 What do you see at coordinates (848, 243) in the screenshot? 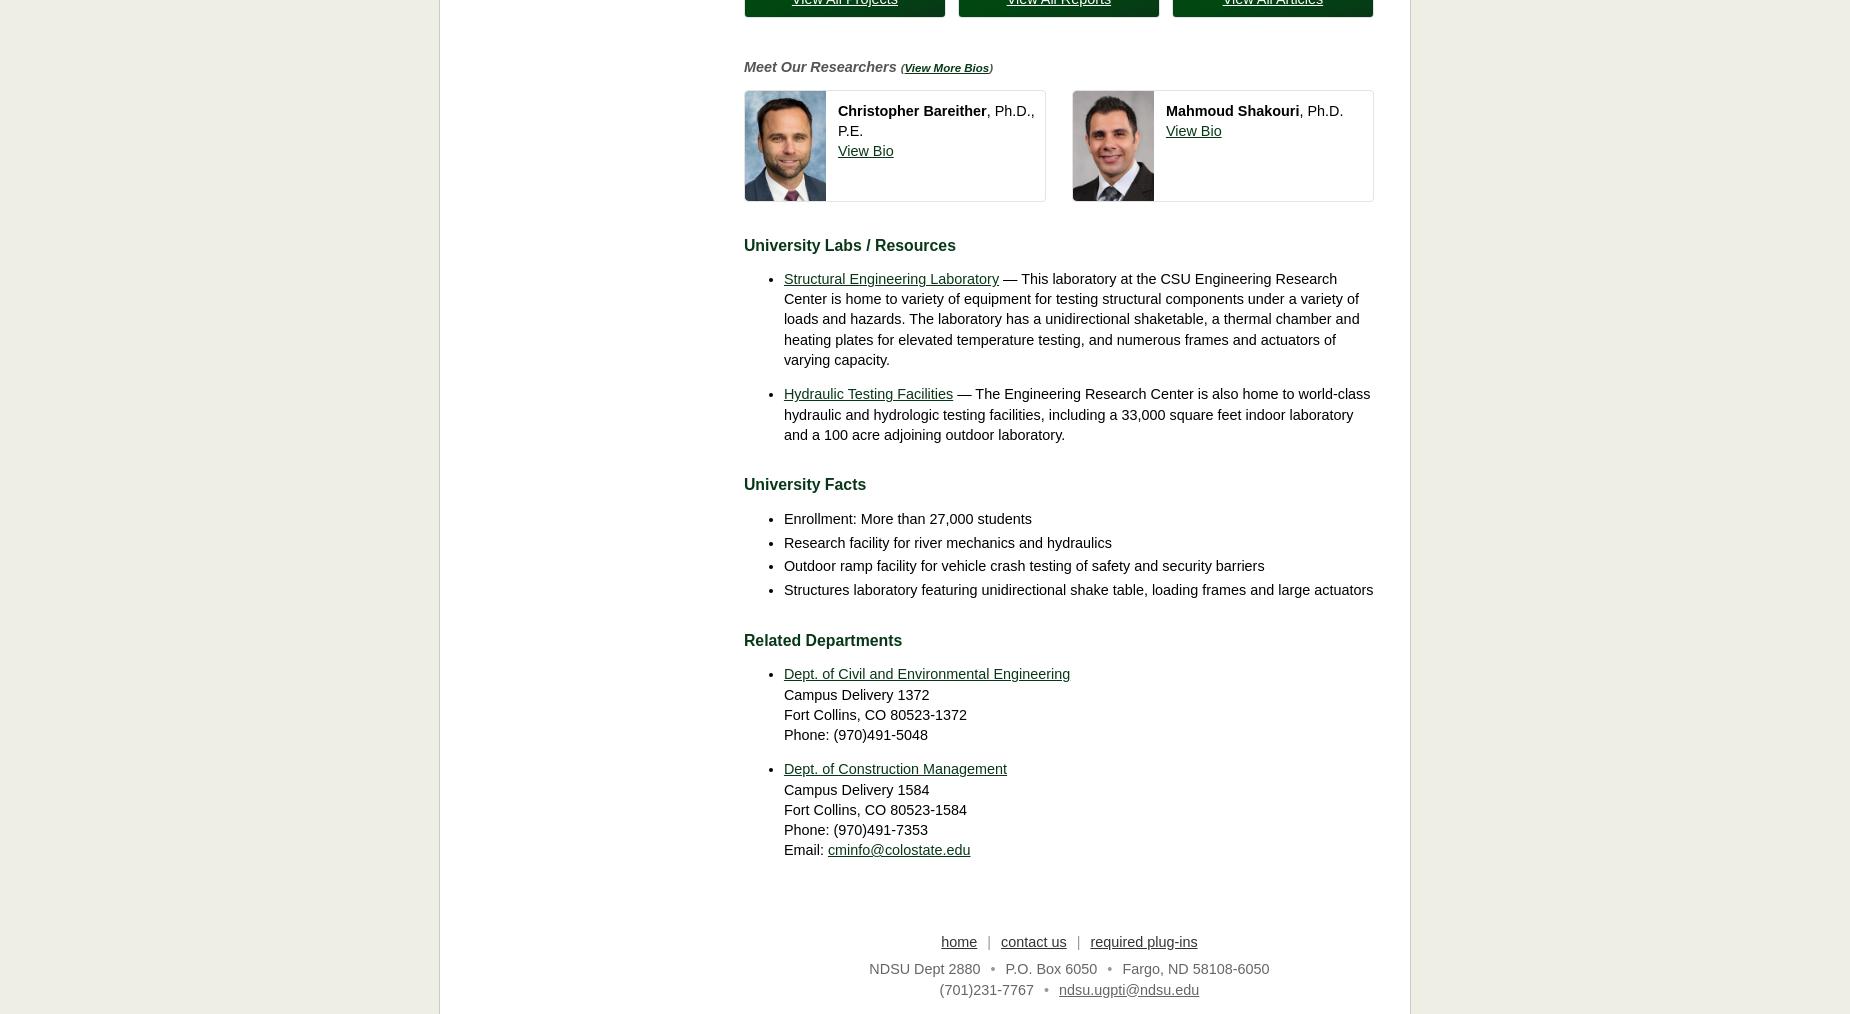
I see `'University Labs / Resources'` at bounding box center [848, 243].